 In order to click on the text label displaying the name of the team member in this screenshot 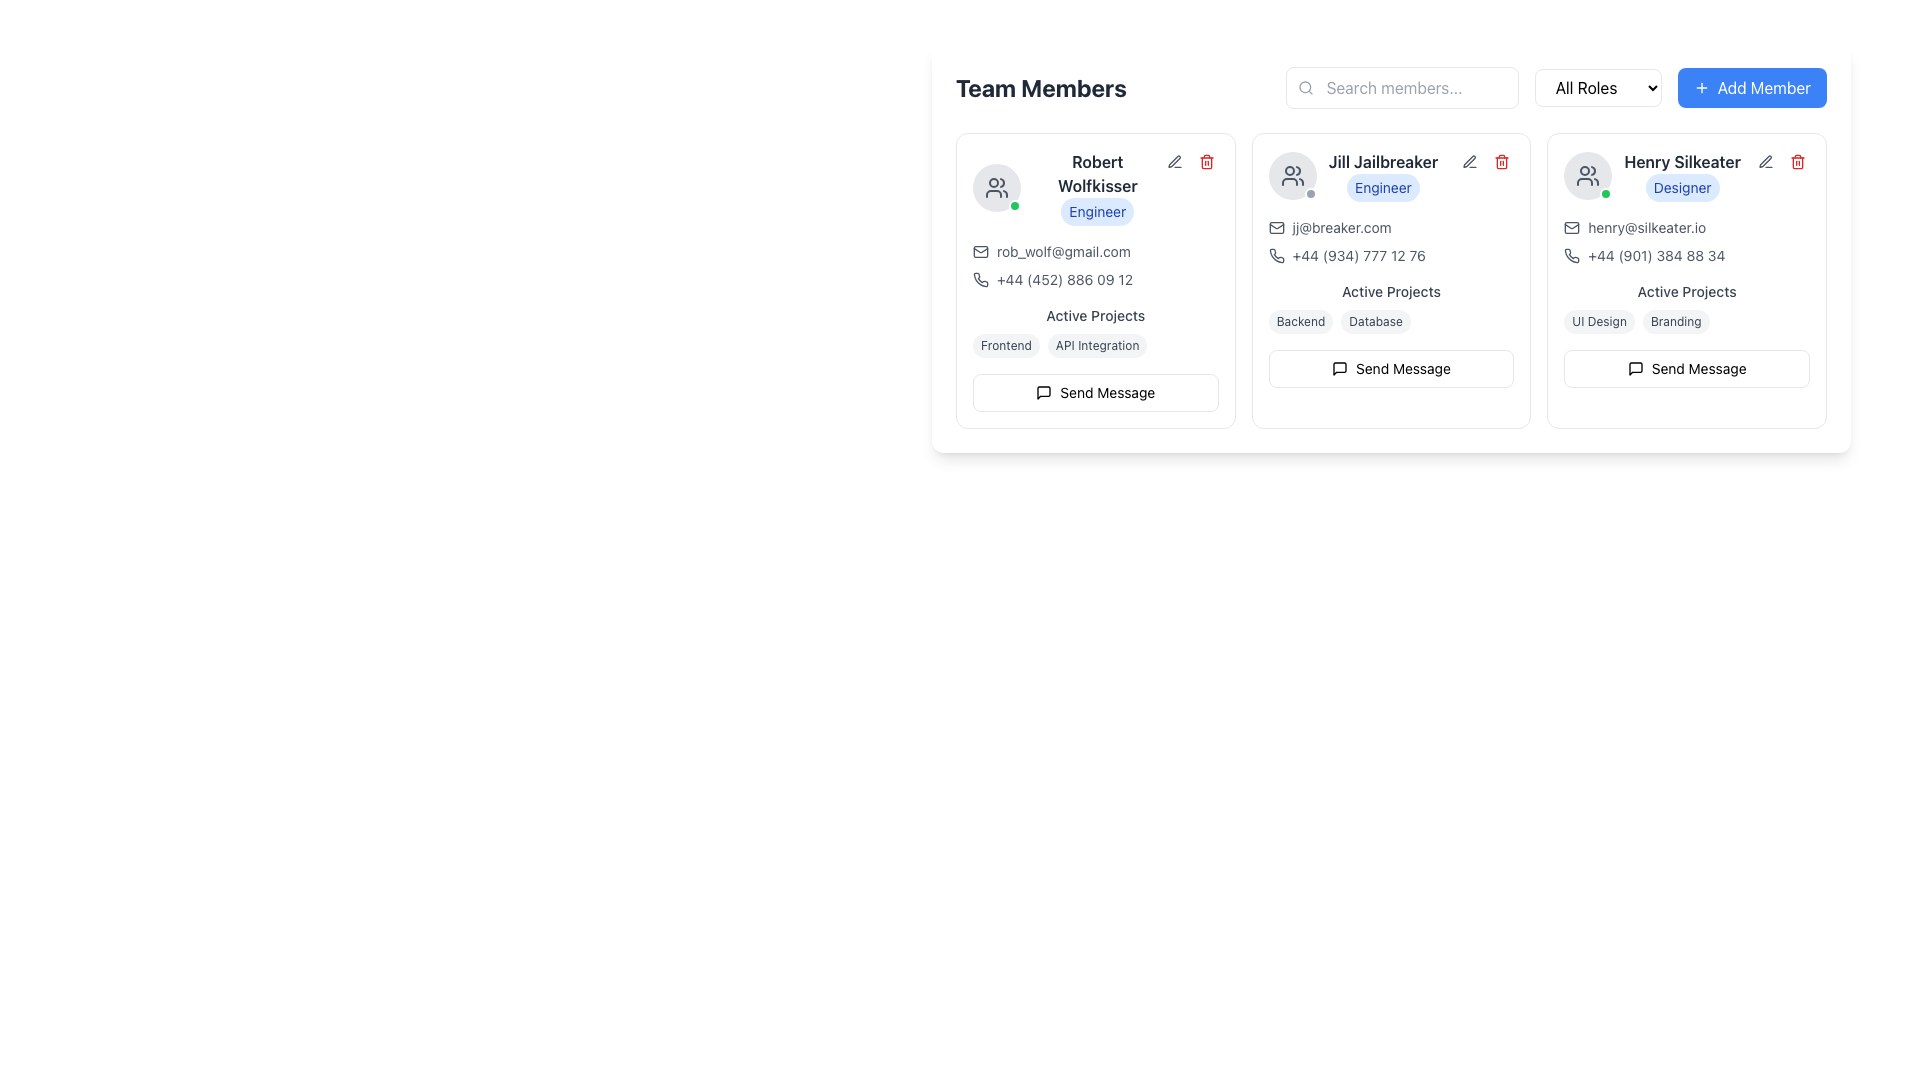, I will do `click(1382, 161)`.